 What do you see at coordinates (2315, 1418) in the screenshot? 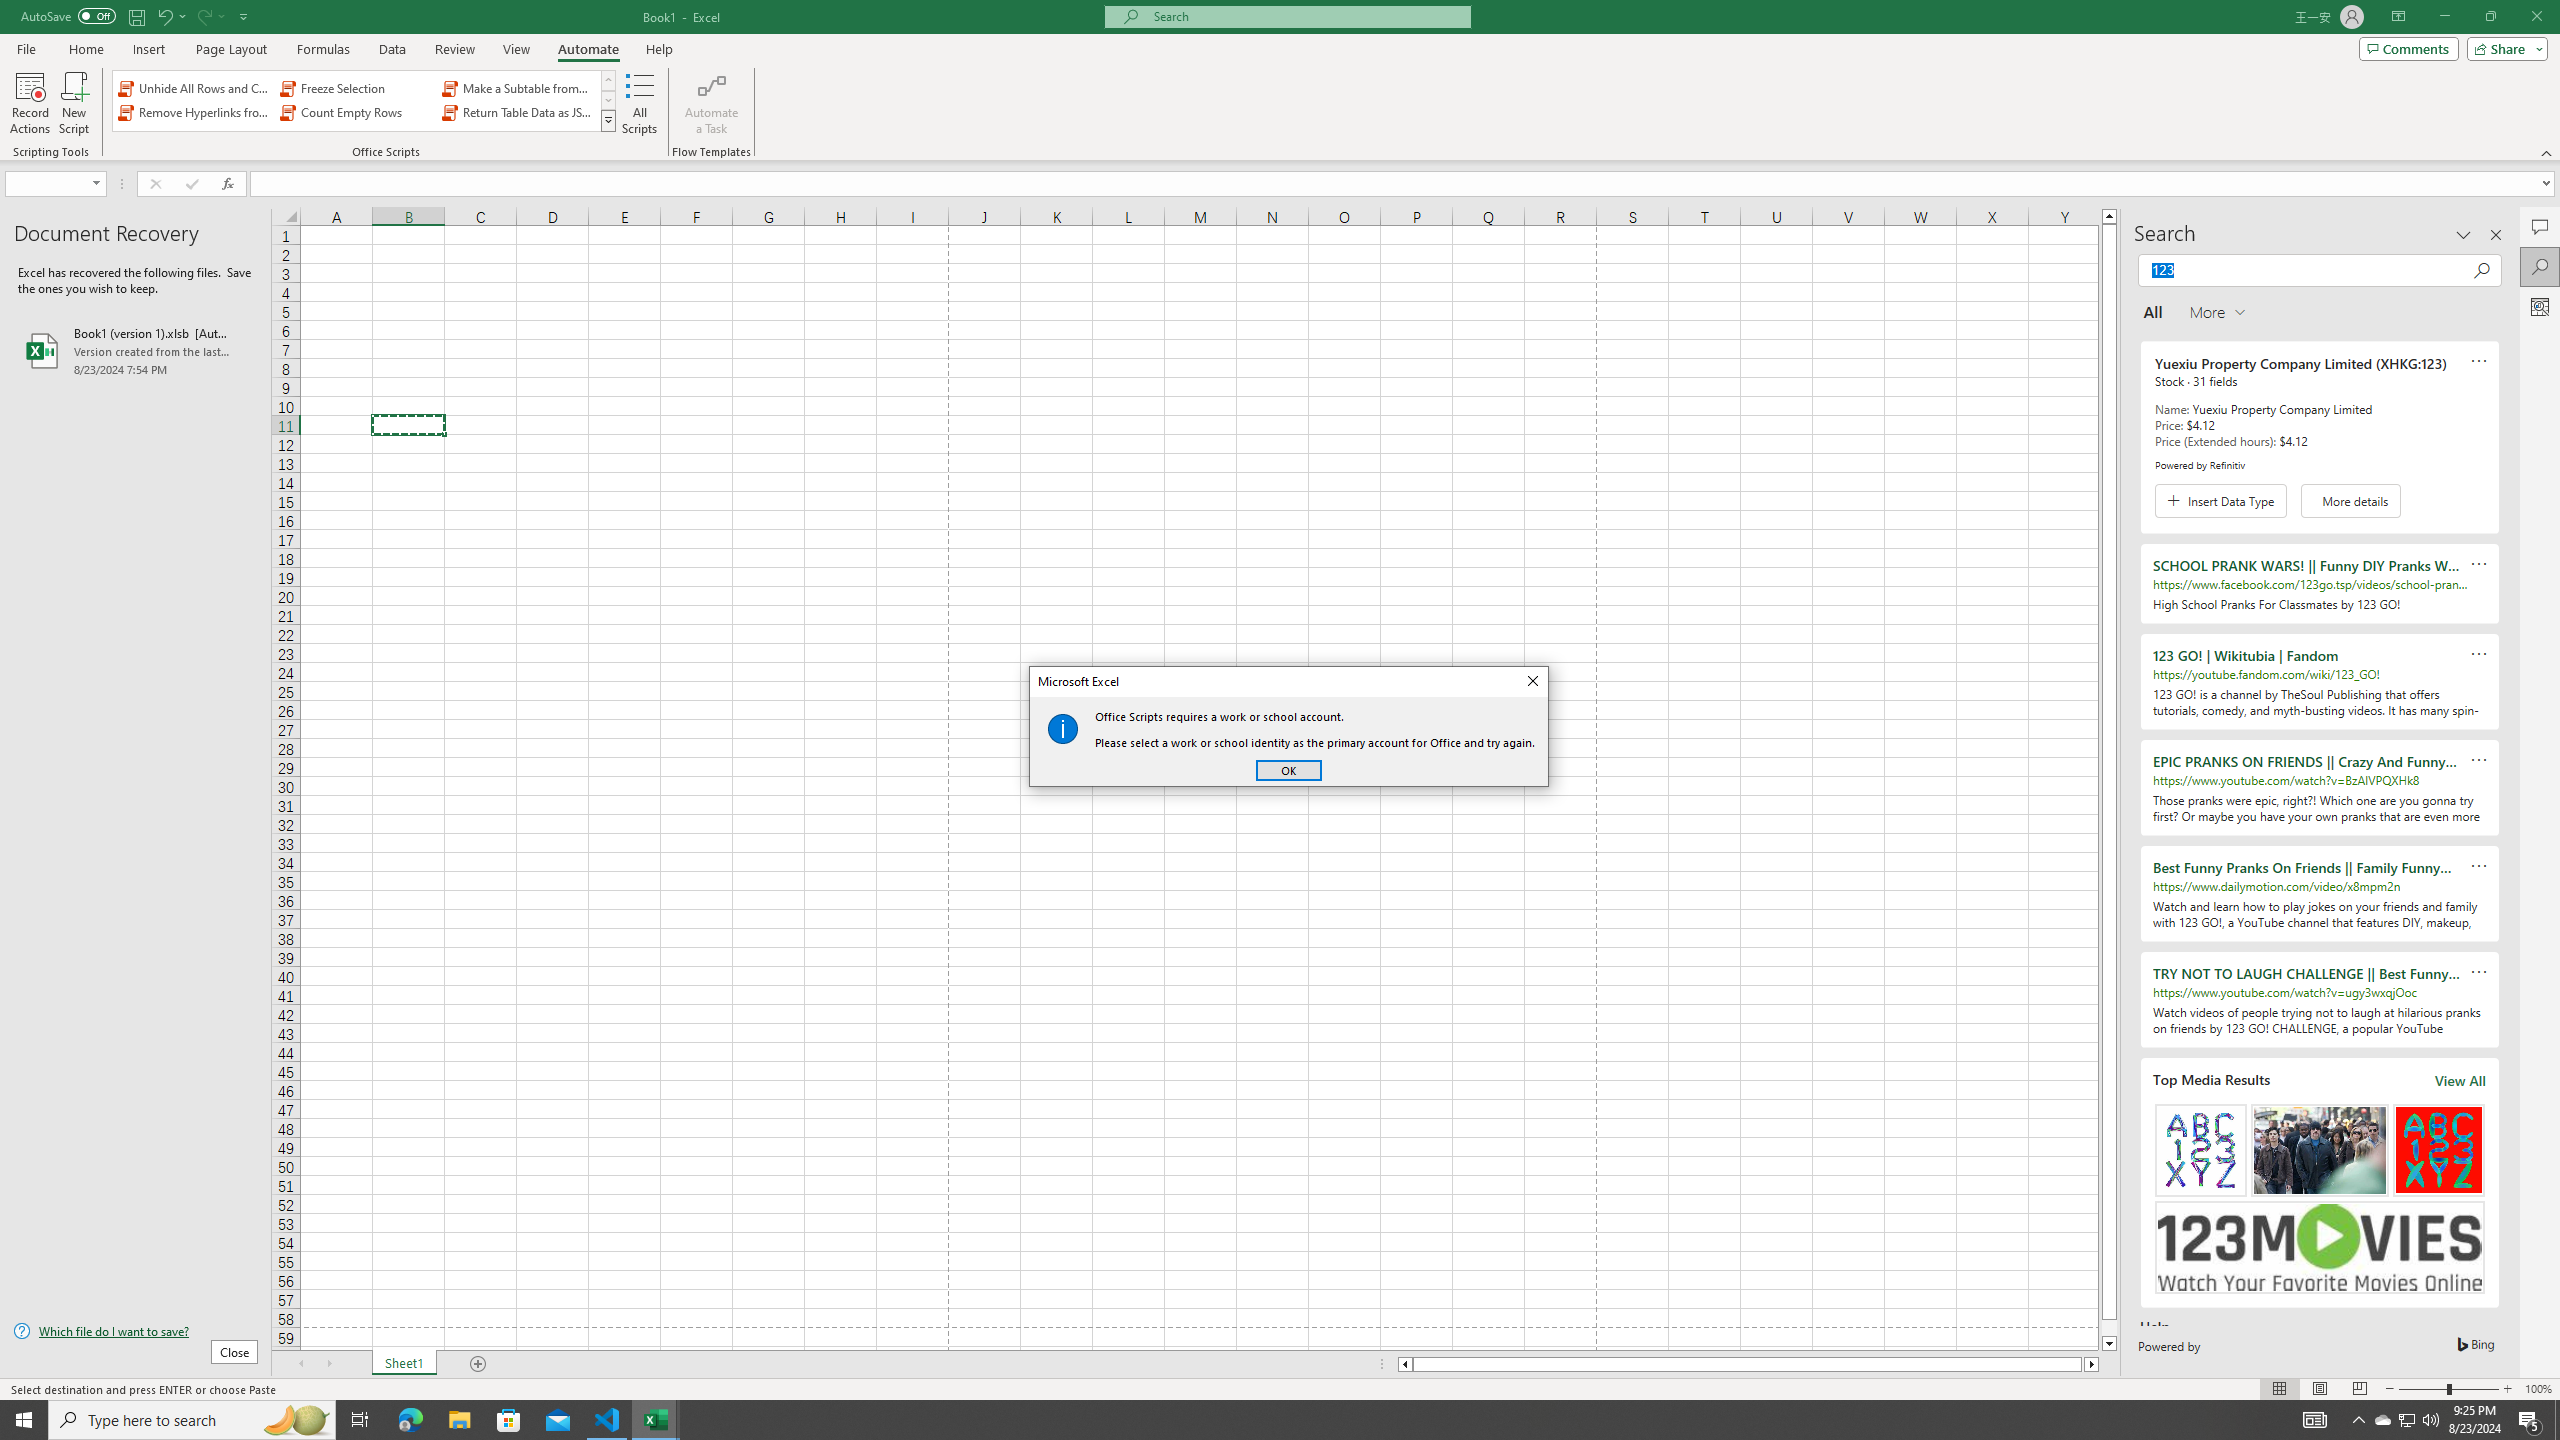
I see `'AutomationID: 4105'` at bounding box center [2315, 1418].